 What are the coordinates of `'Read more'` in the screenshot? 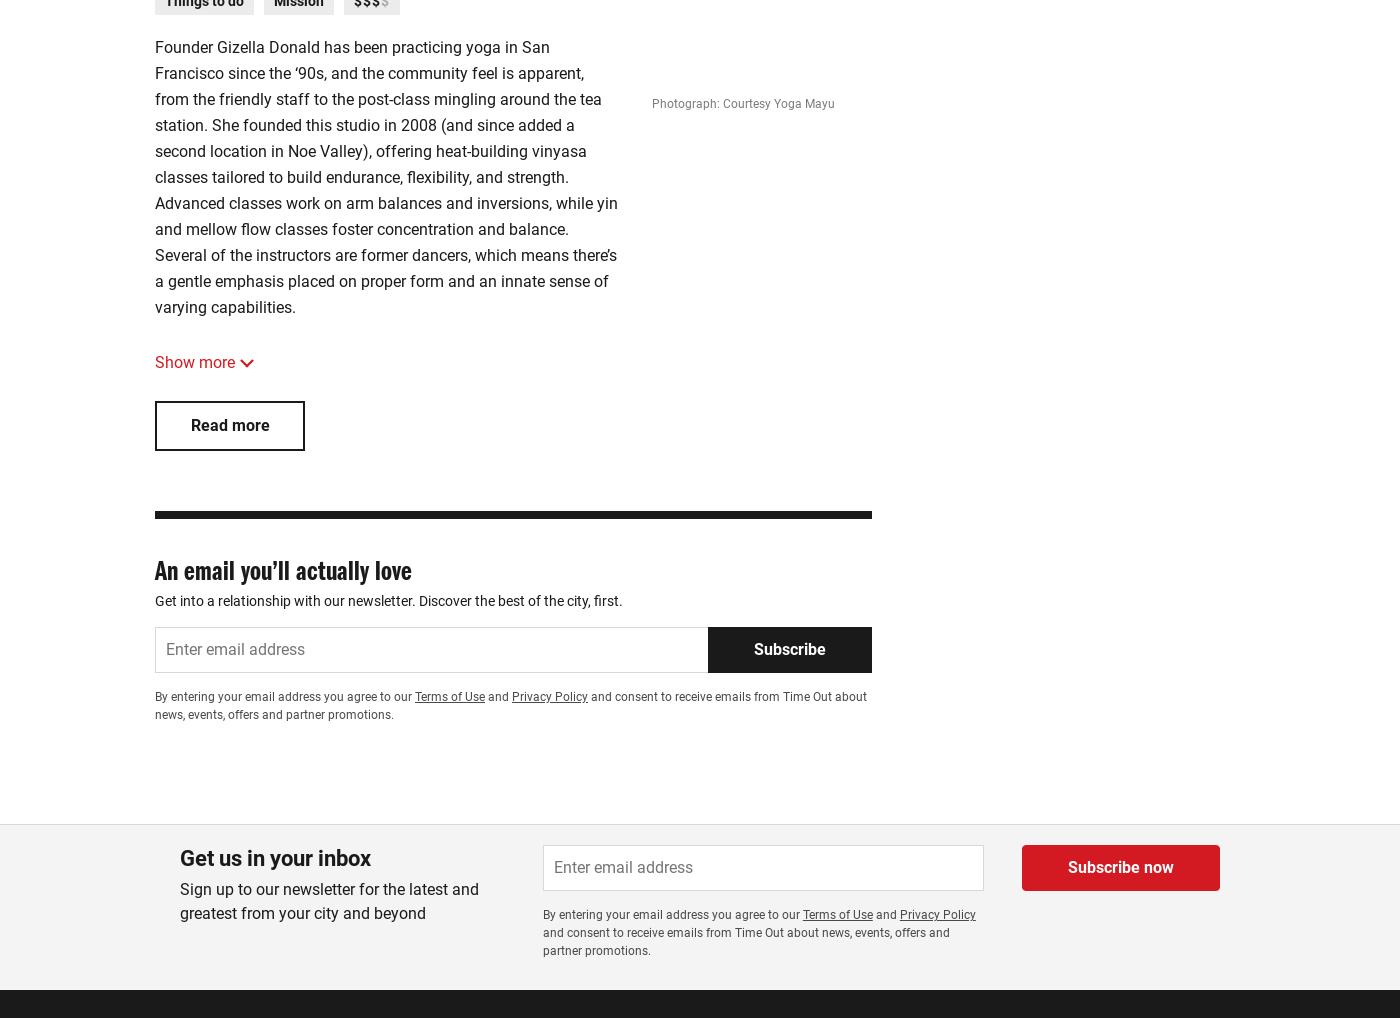 It's located at (189, 424).